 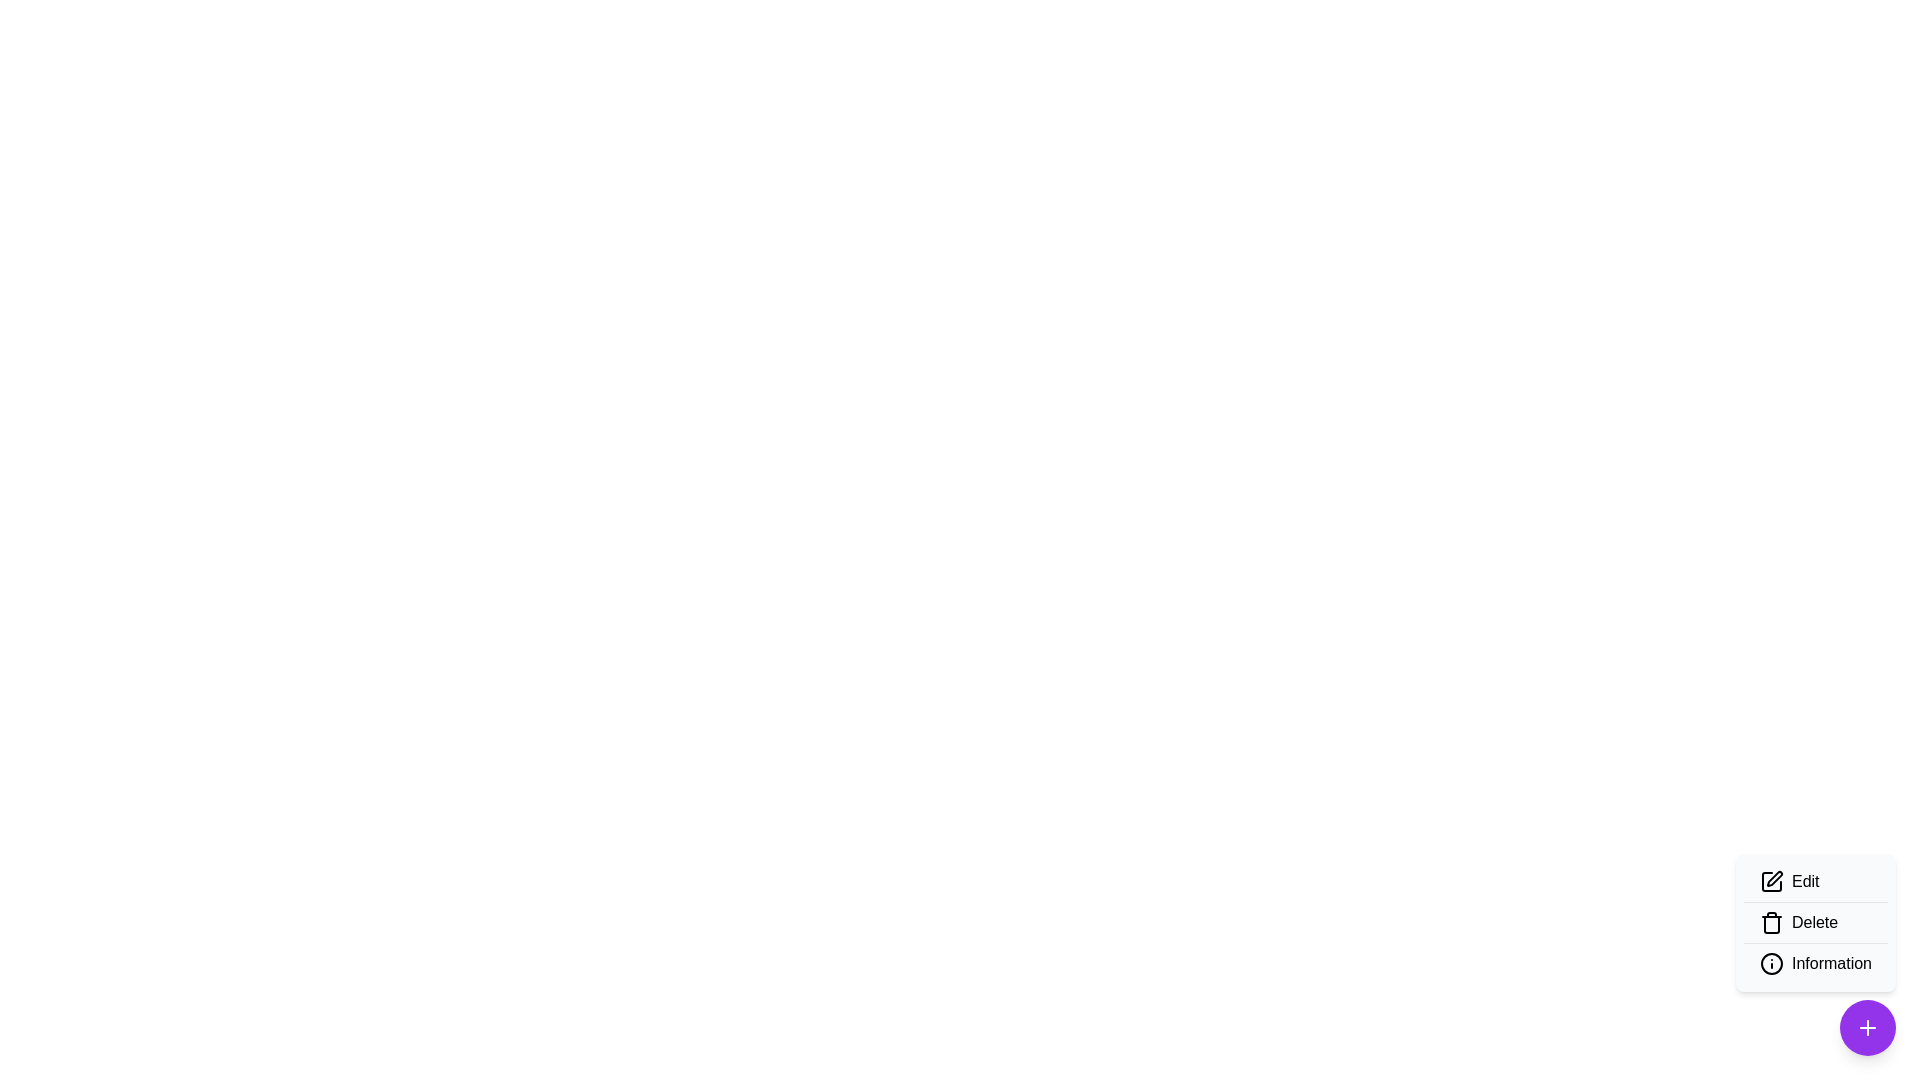 What do you see at coordinates (1815, 881) in the screenshot?
I see `the first item in the vertical menu located in the bottom-right corner` at bounding box center [1815, 881].